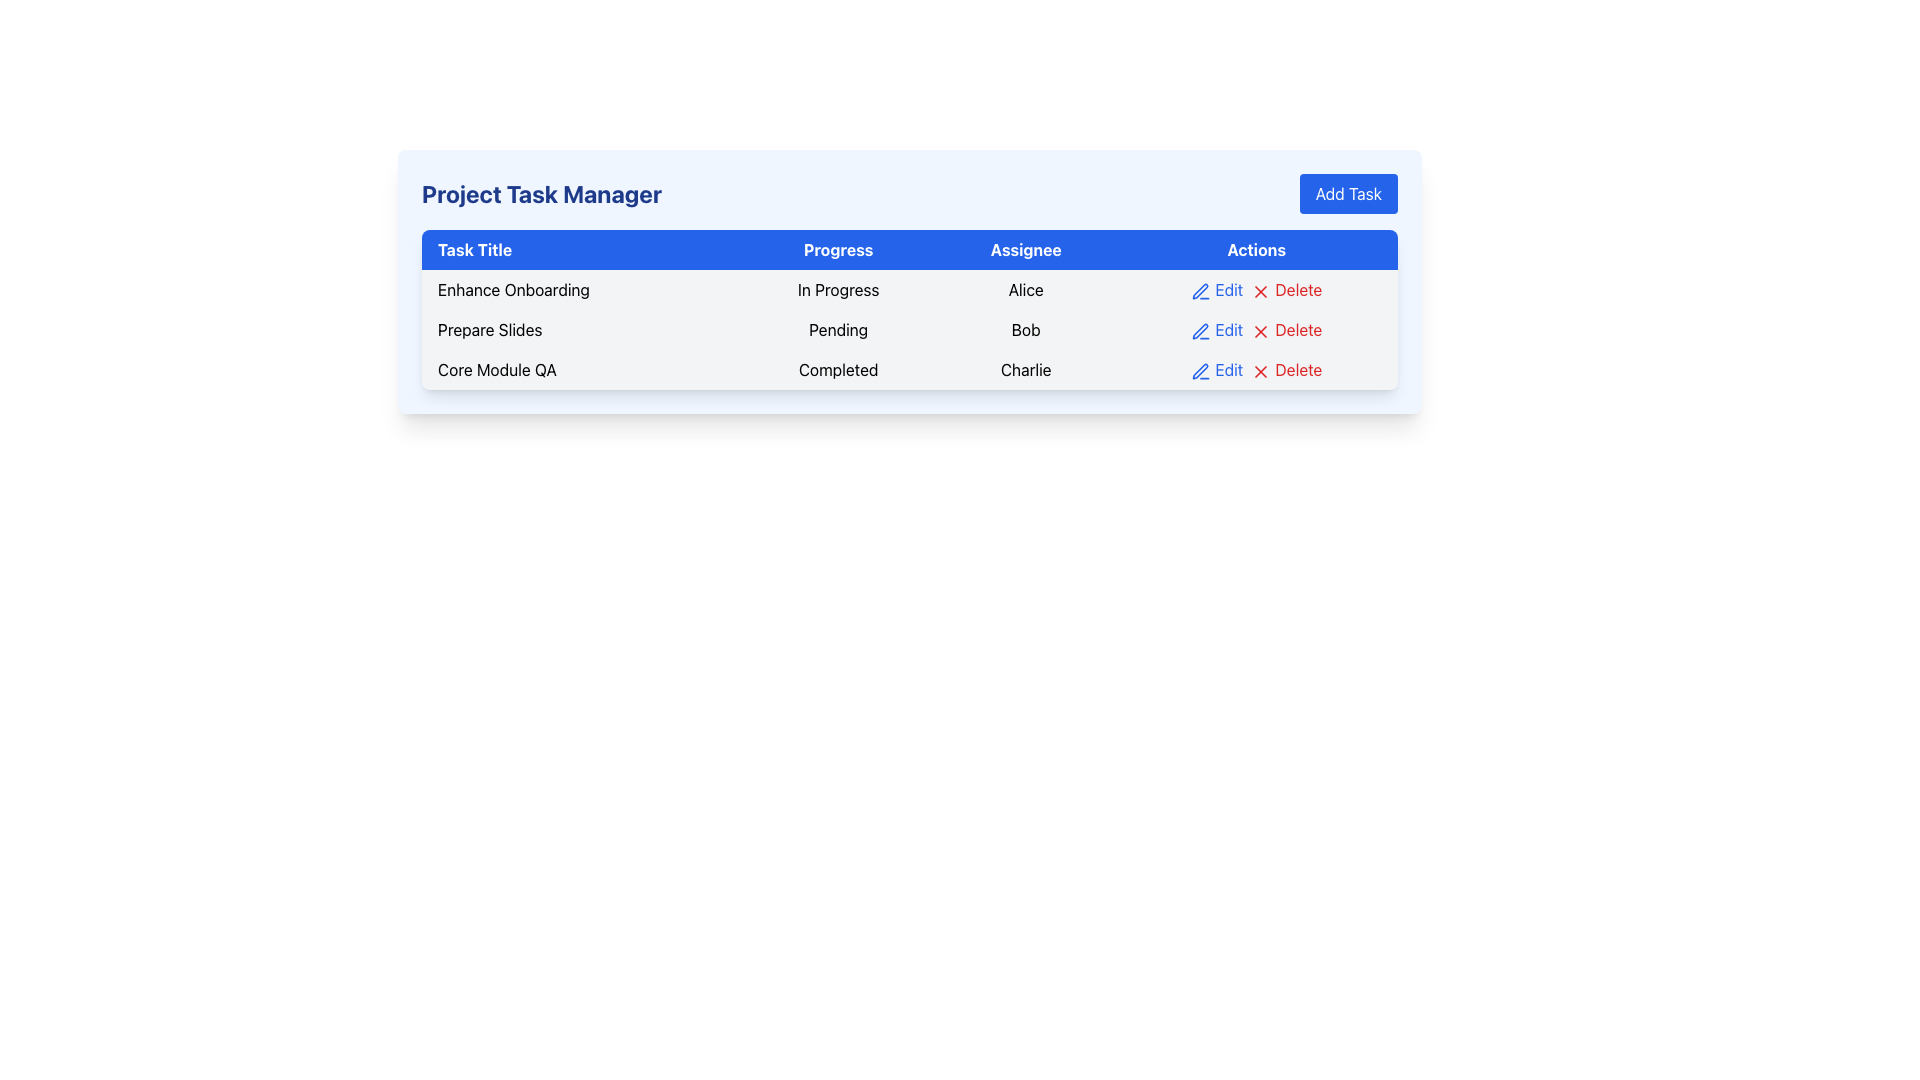  What do you see at coordinates (838, 289) in the screenshot?
I see `the 'In Progress' label in the 'Progress' column of the table, which is styled with a light background and dark text, located to the left of 'Alice'` at bounding box center [838, 289].